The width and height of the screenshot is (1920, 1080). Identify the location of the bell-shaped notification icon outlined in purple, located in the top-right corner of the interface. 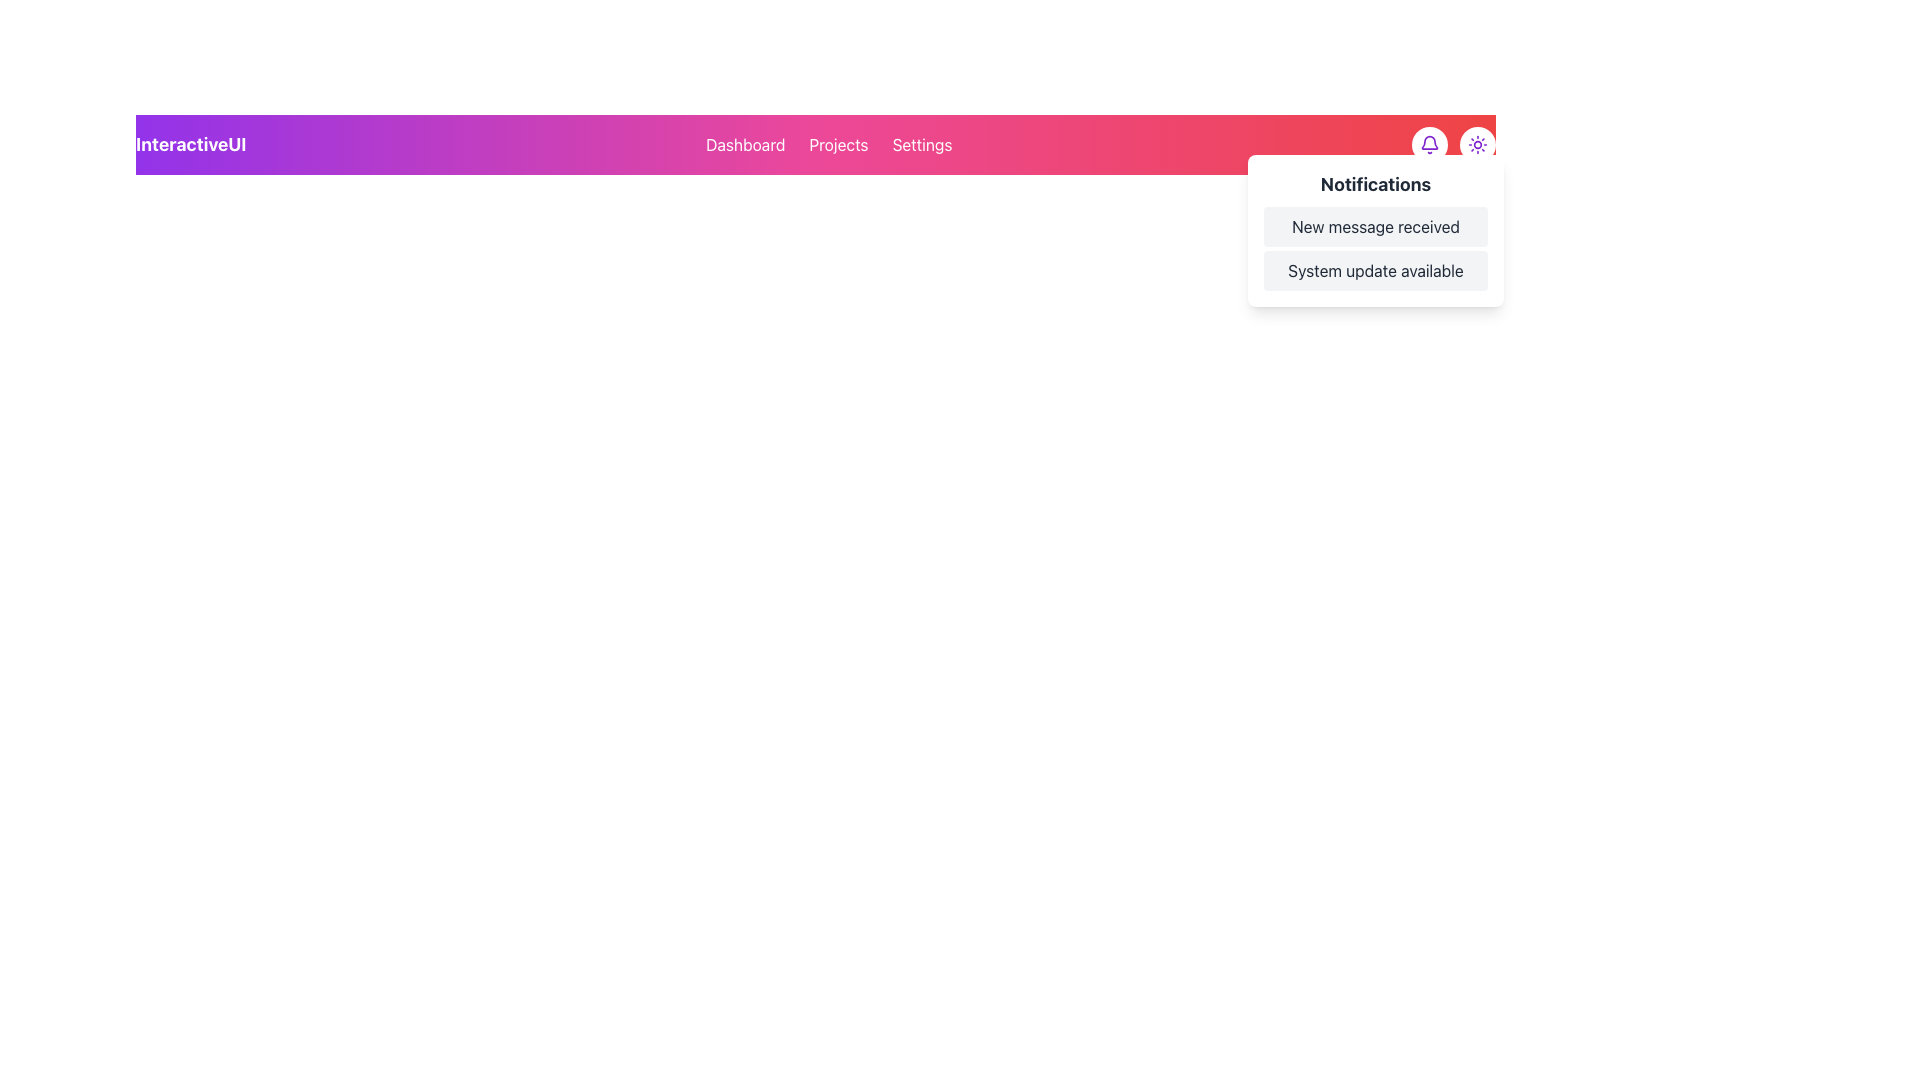
(1429, 144).